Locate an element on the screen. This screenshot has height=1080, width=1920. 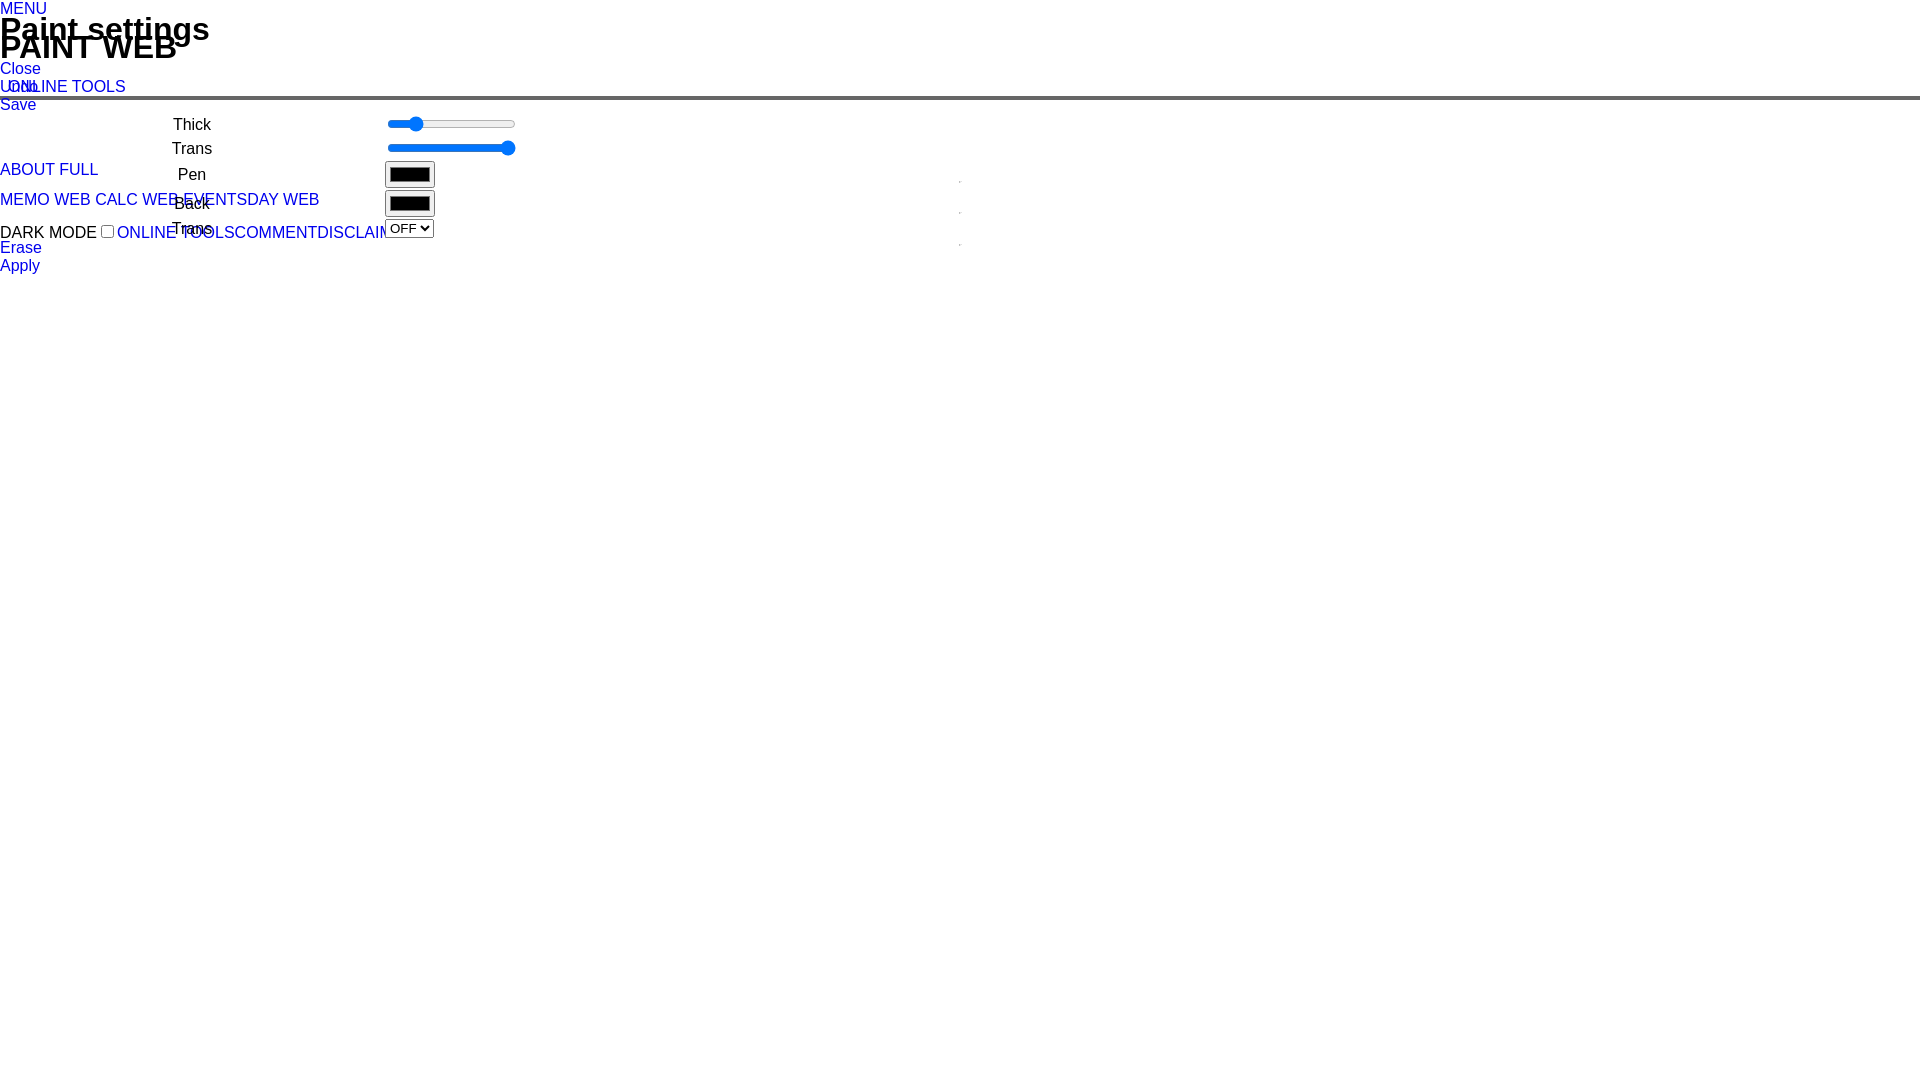
'ONLINE TOOLS' is located at coordinates (67, 85).